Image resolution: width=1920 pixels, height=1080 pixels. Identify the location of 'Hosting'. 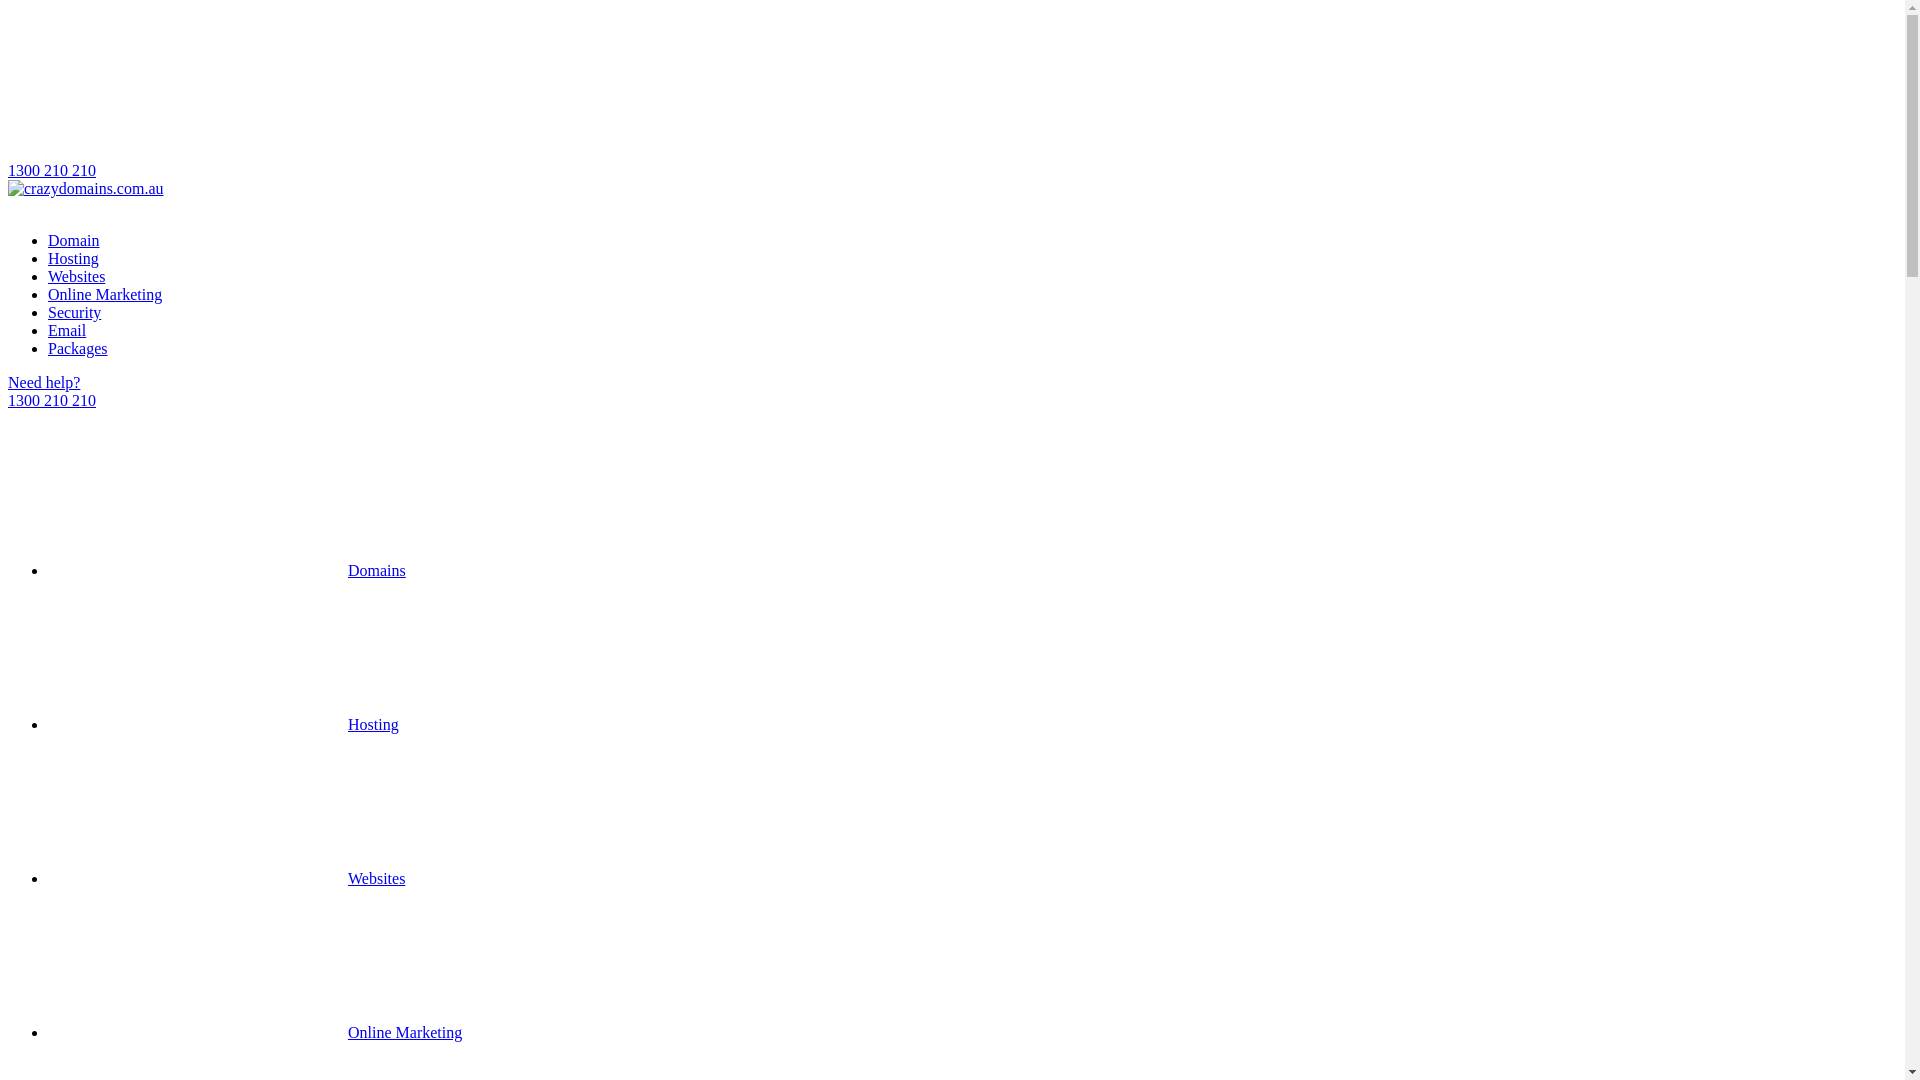
(223, 724).